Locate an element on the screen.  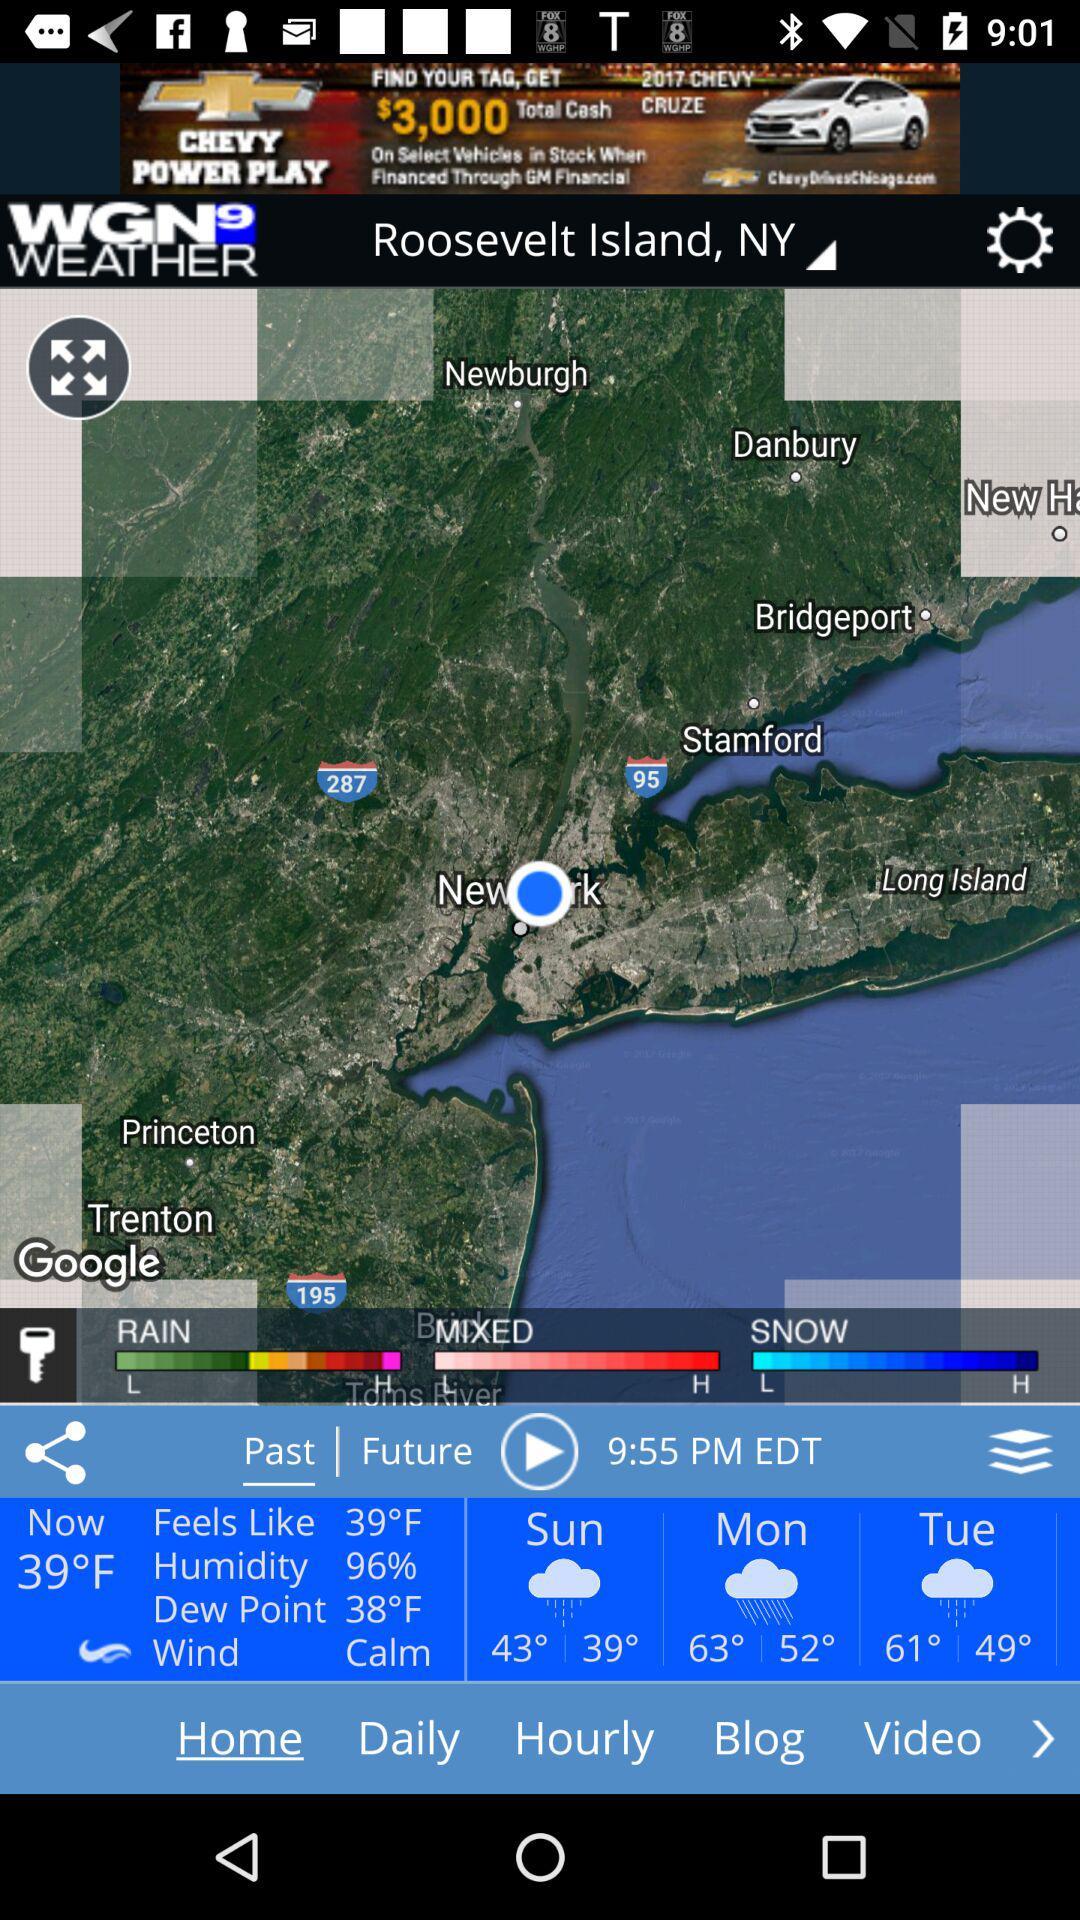
see more is located at coordinates (1042, 1737).